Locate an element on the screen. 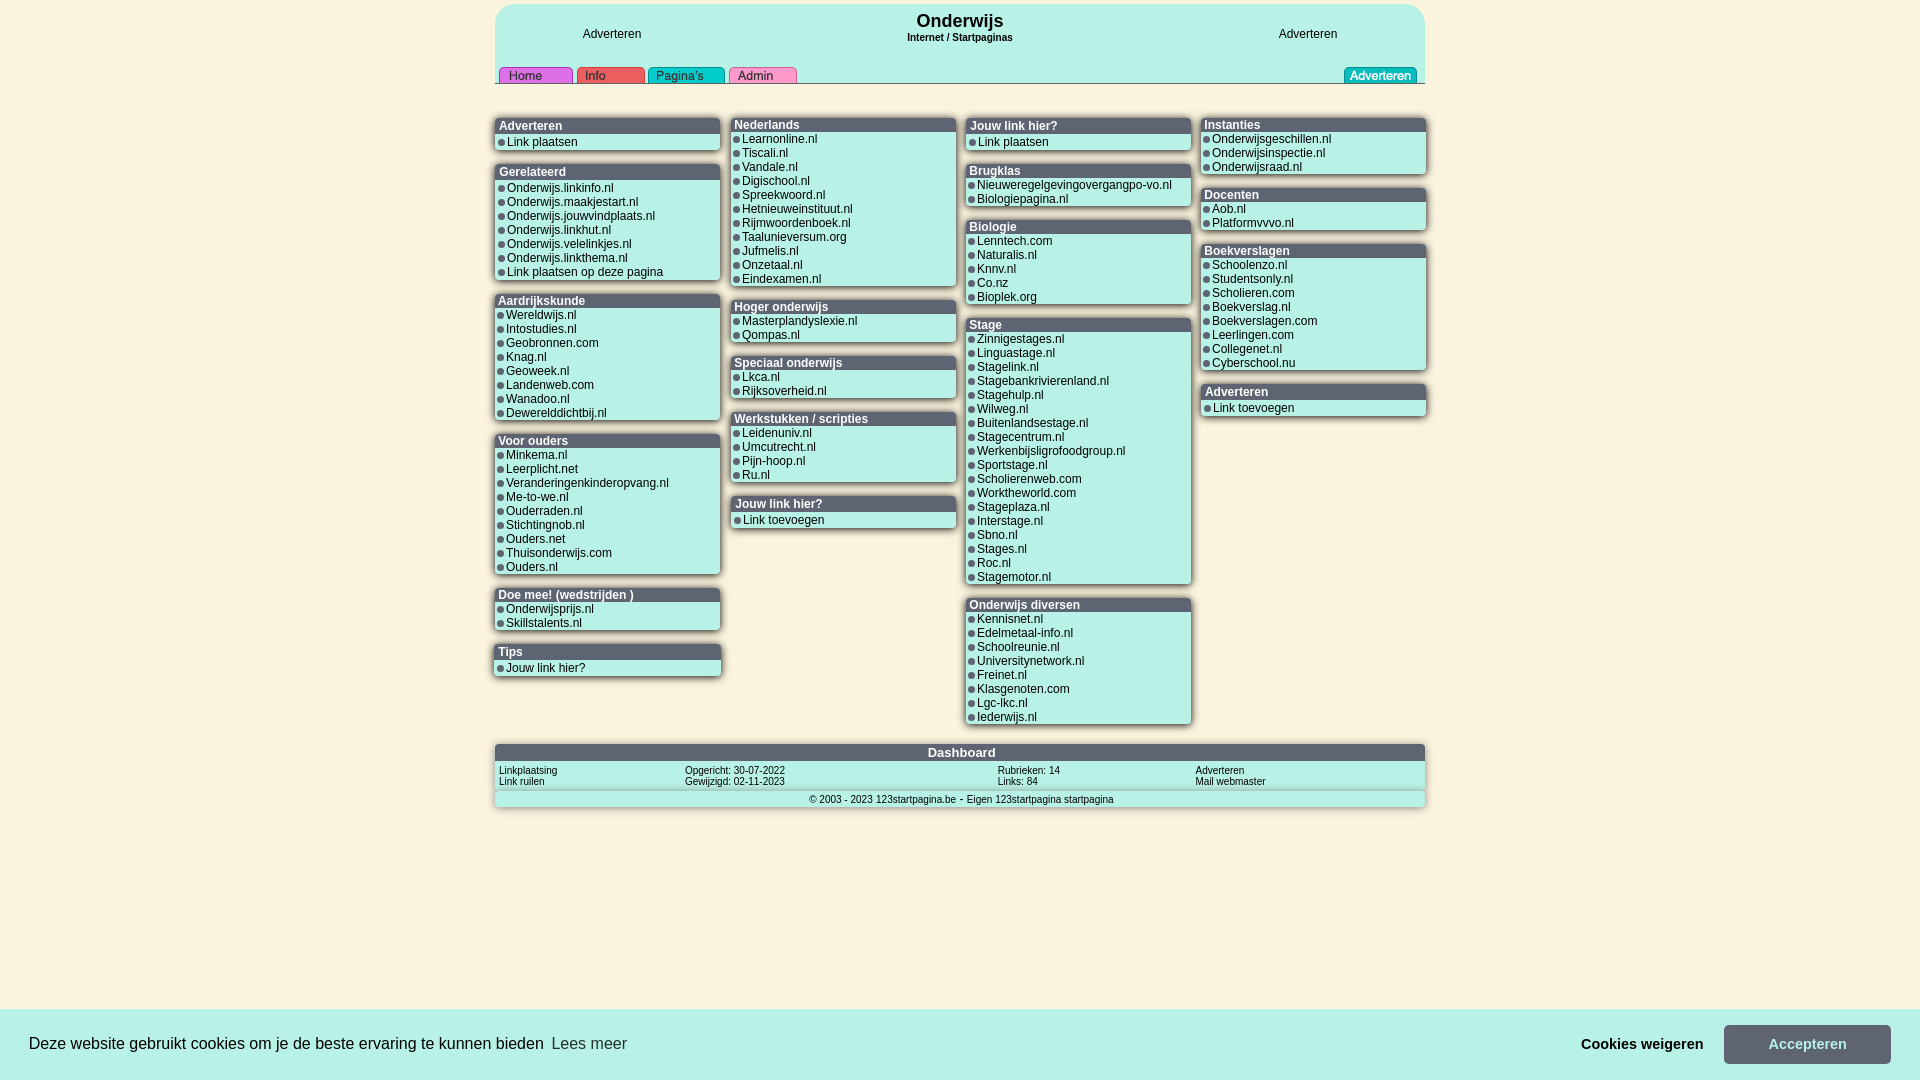 This screenshot has width=1920, height=1080. 'Naturalis.nl' is located at coordinates (977, 253).